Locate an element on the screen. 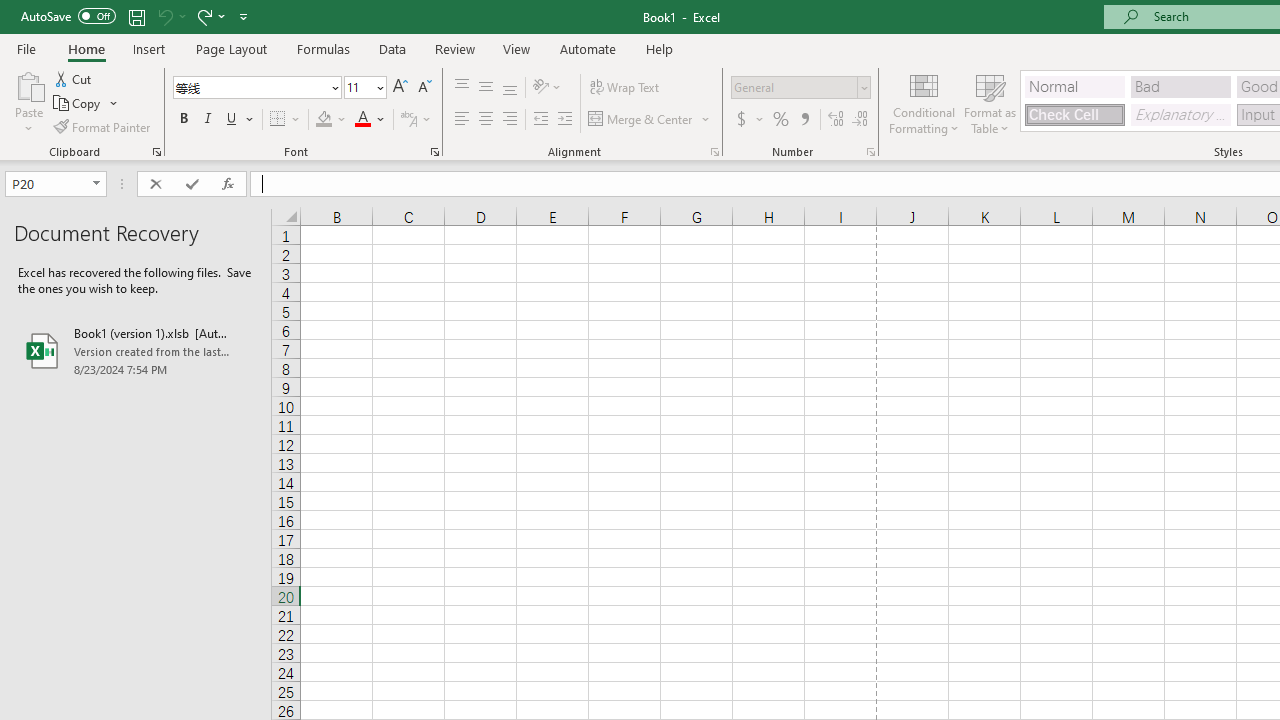 This screenshot has width=1280, height=720. 'Copy' is located at coordinates (85, 103).